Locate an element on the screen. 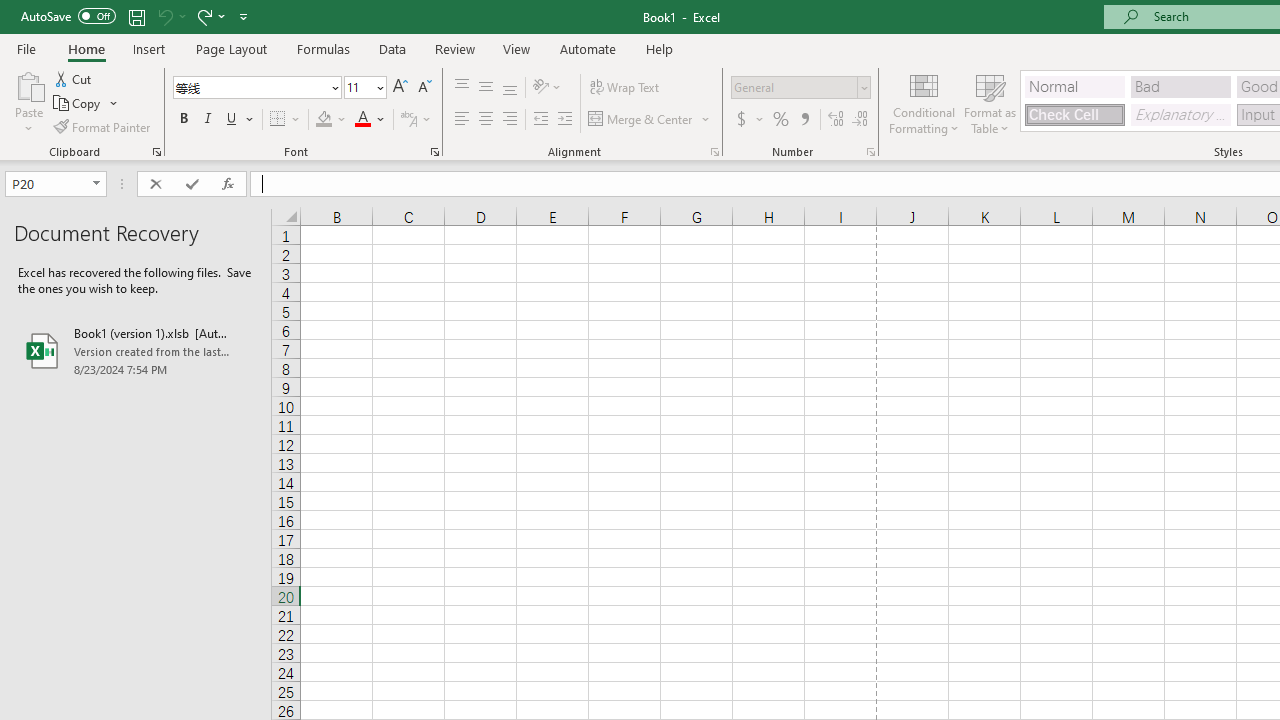 This screenshot has width=1280, height=720. 'Copy' is located at coordinates (85, 103).